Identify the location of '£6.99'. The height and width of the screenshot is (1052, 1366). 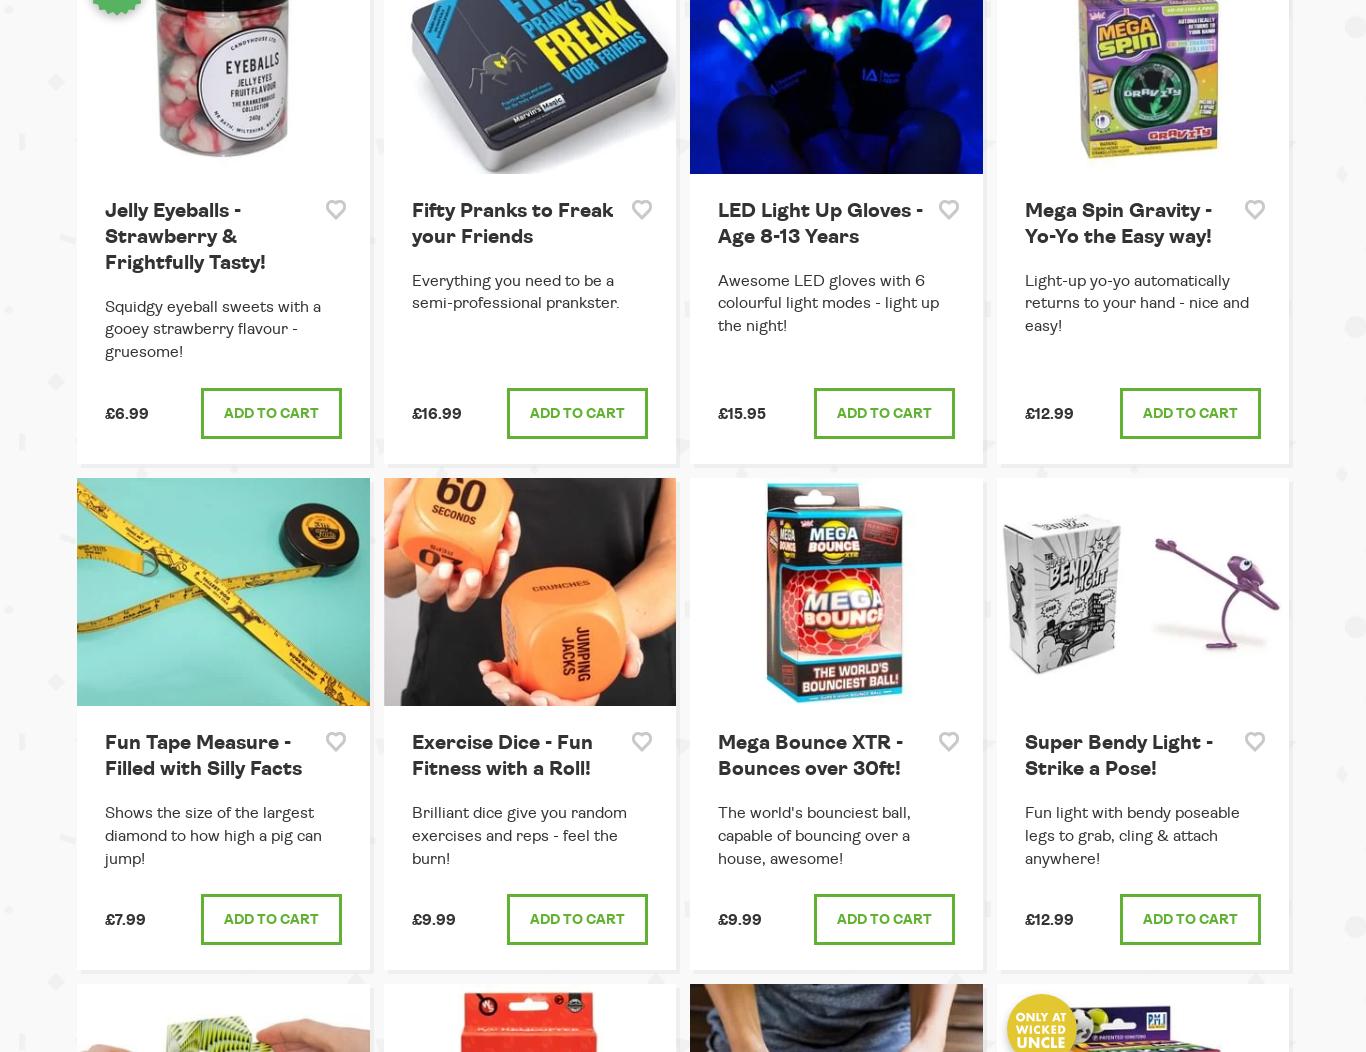
(105, 413).